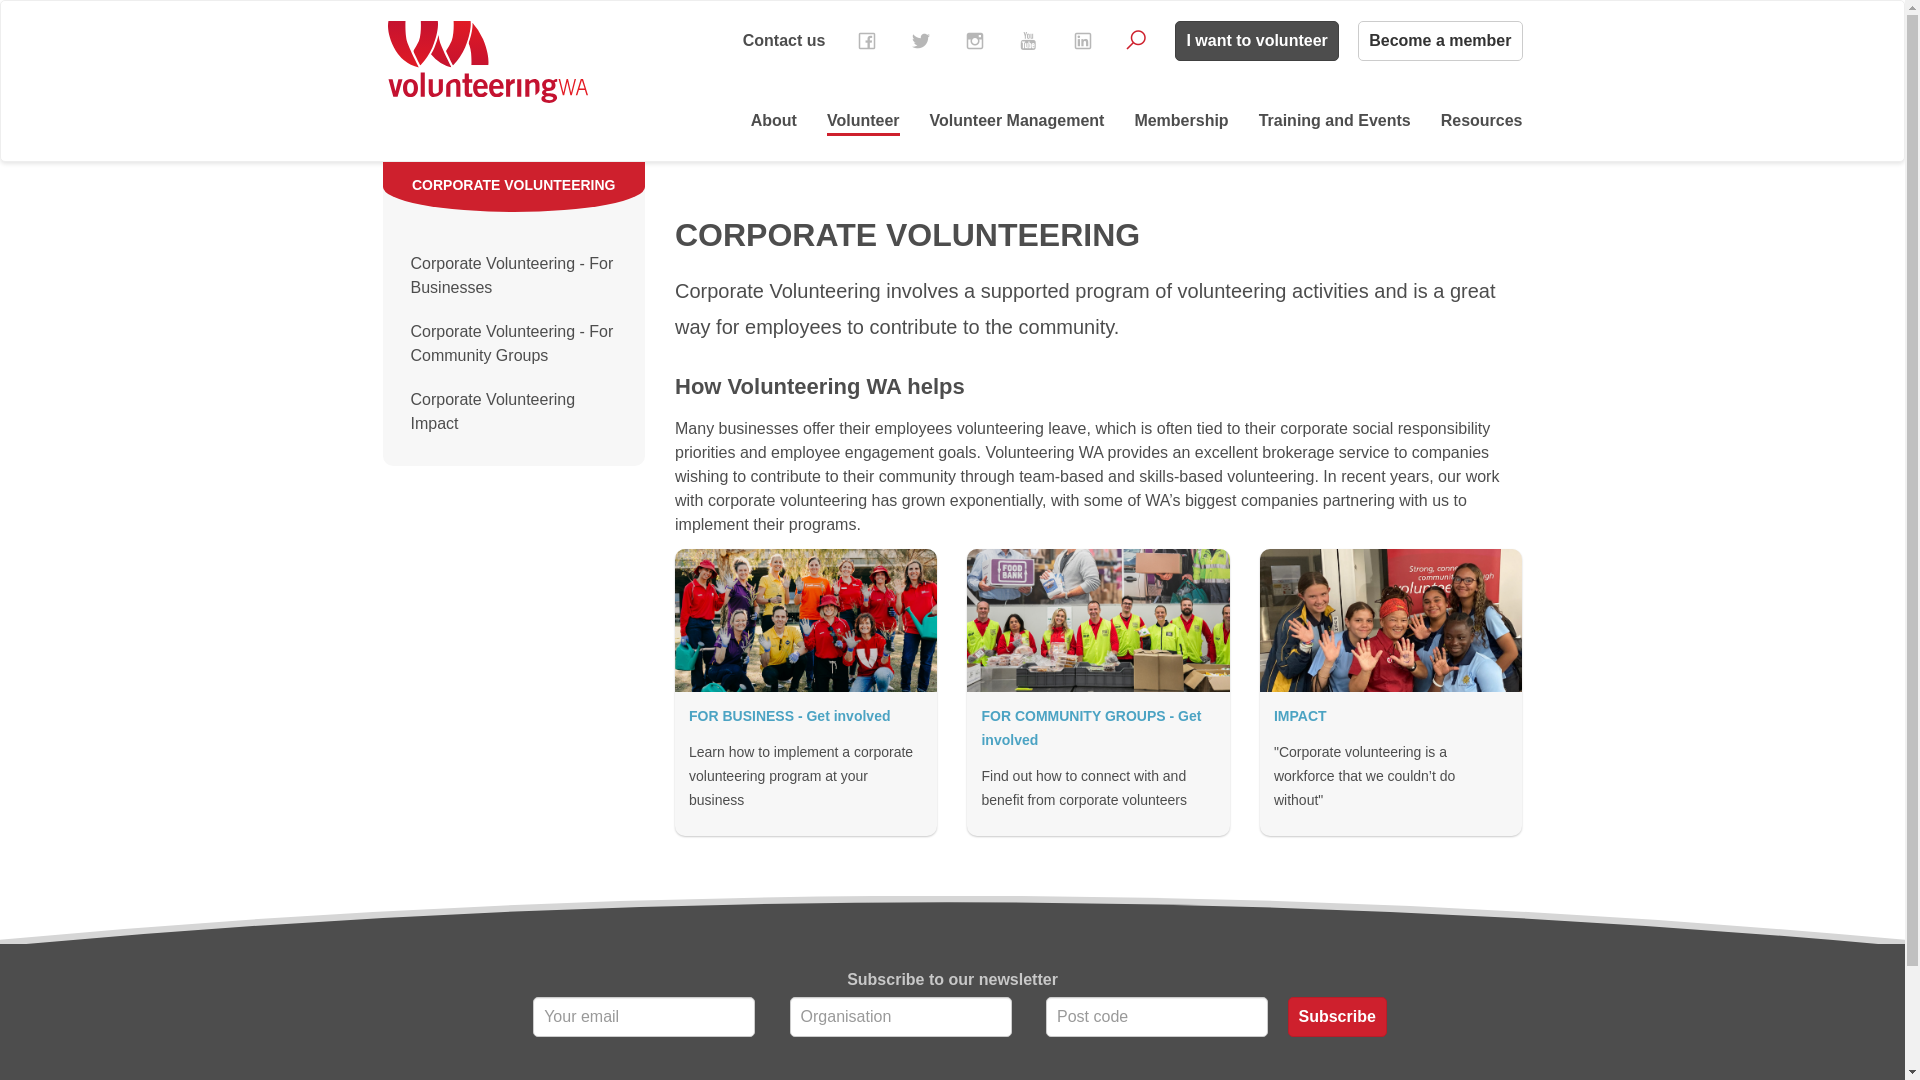  What do you see at coordinates (513, 411) in the screenshot?
I see `'Corporate Volunteering Impact'` at bounding box center [513, 411].